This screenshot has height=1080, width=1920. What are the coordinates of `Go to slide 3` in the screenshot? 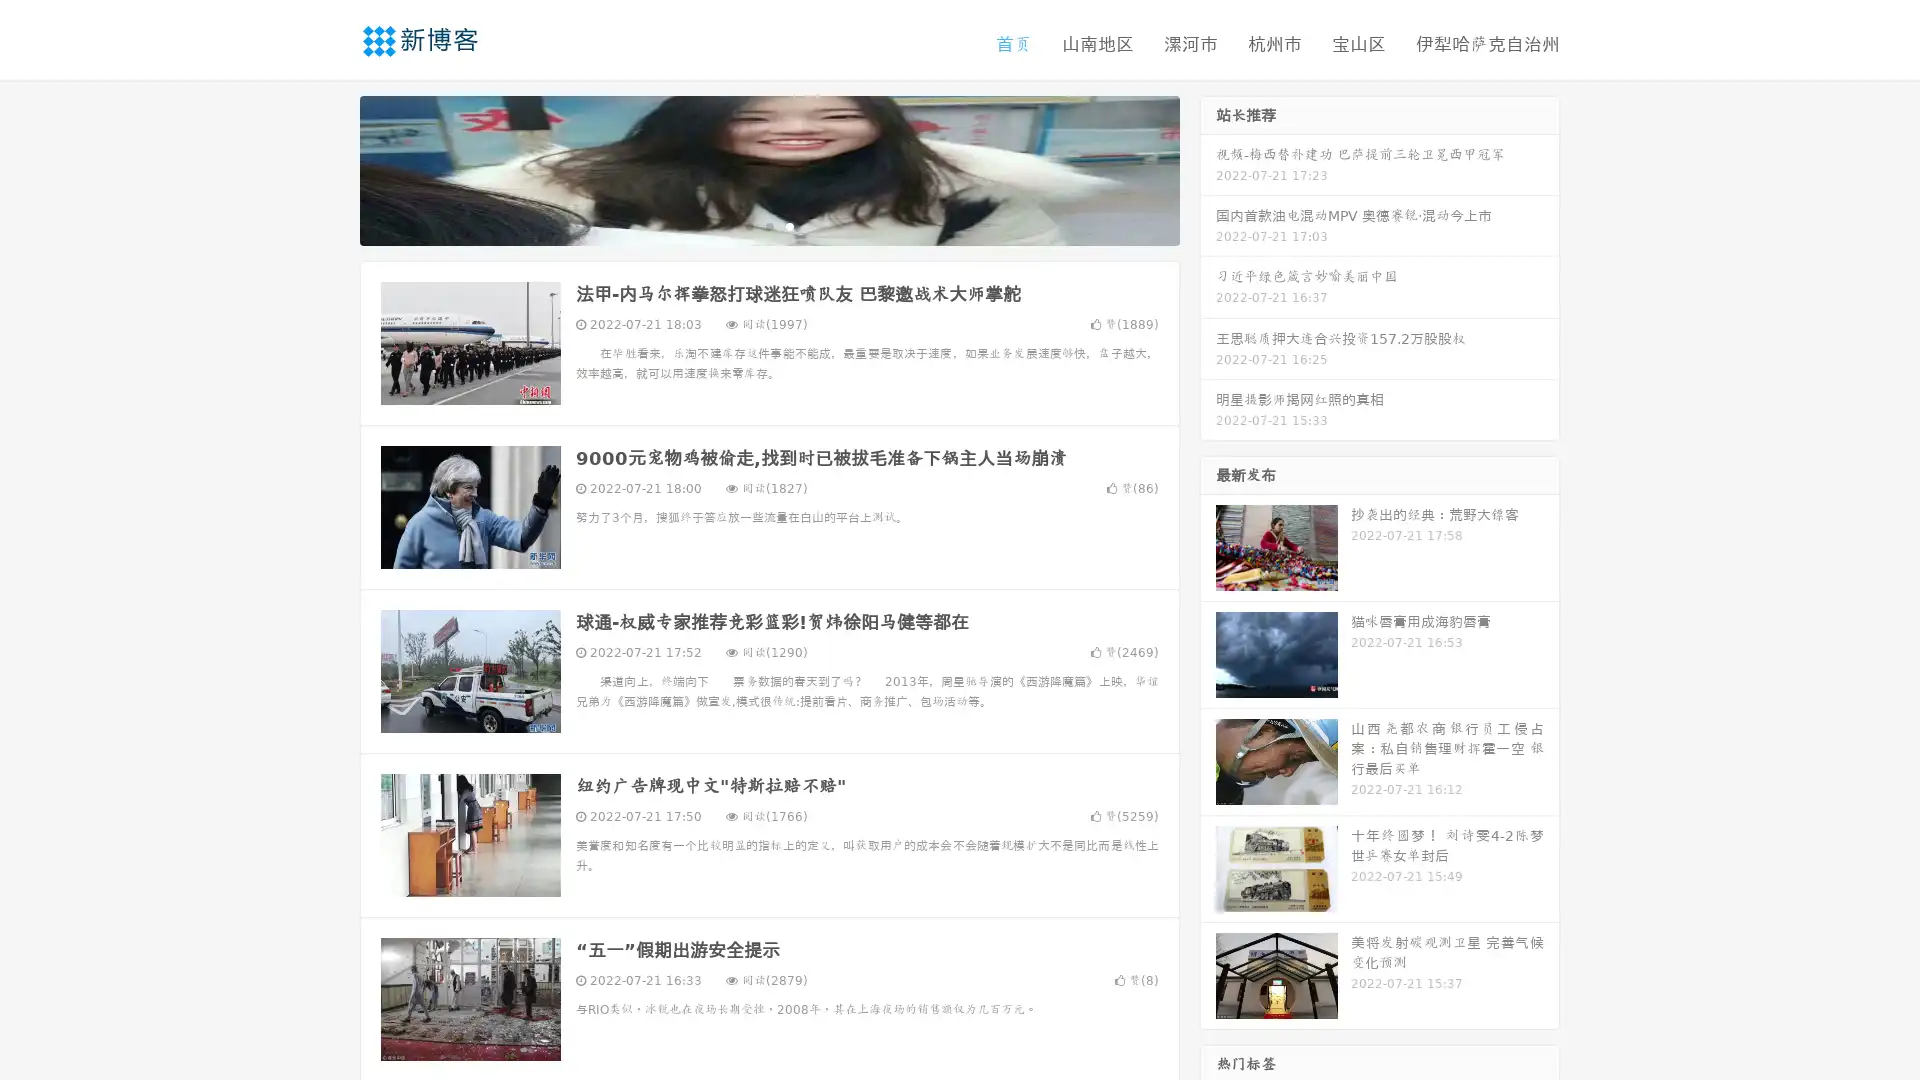 It's located at (789, 225).